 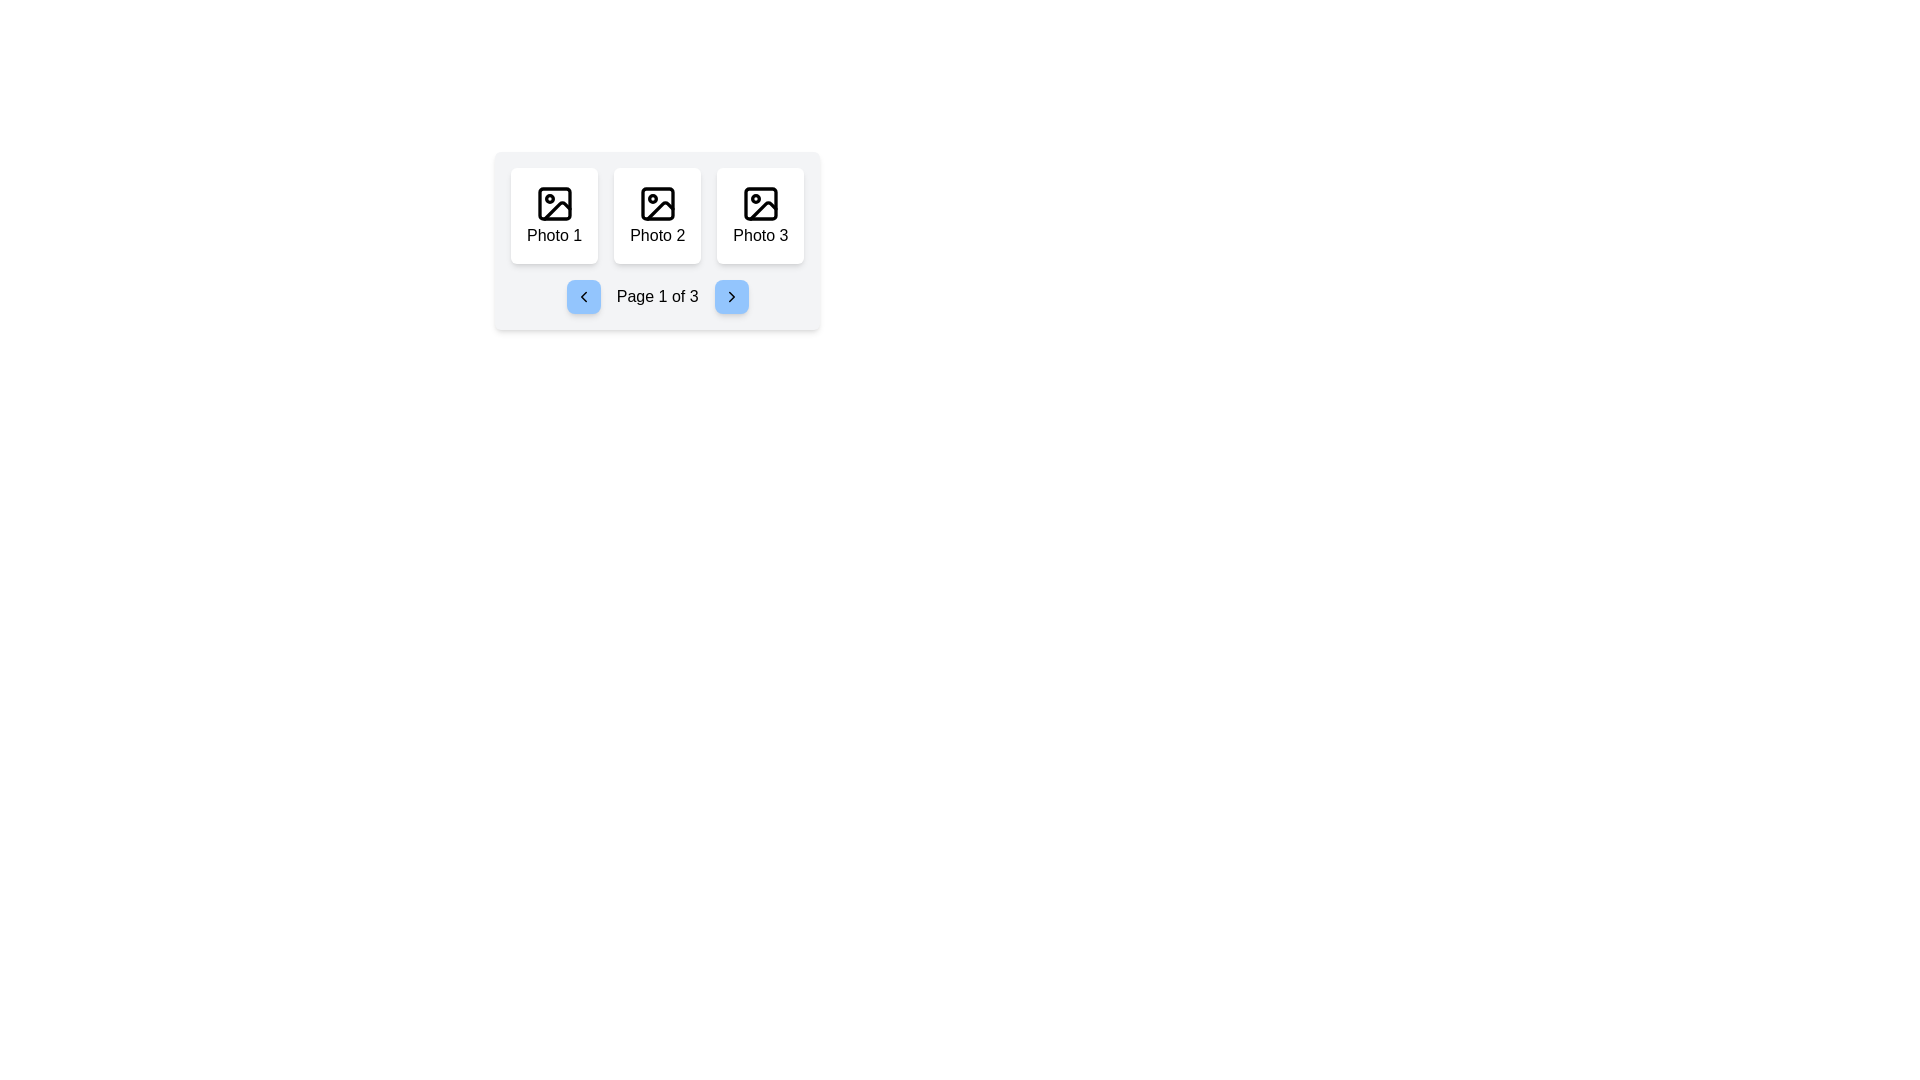 I want to click on the graphic component (rounded rectangle) of the button representing 'Photo 2', which is the second button in a group of three horizontally aligned buttons, so click(x=657, y=204).